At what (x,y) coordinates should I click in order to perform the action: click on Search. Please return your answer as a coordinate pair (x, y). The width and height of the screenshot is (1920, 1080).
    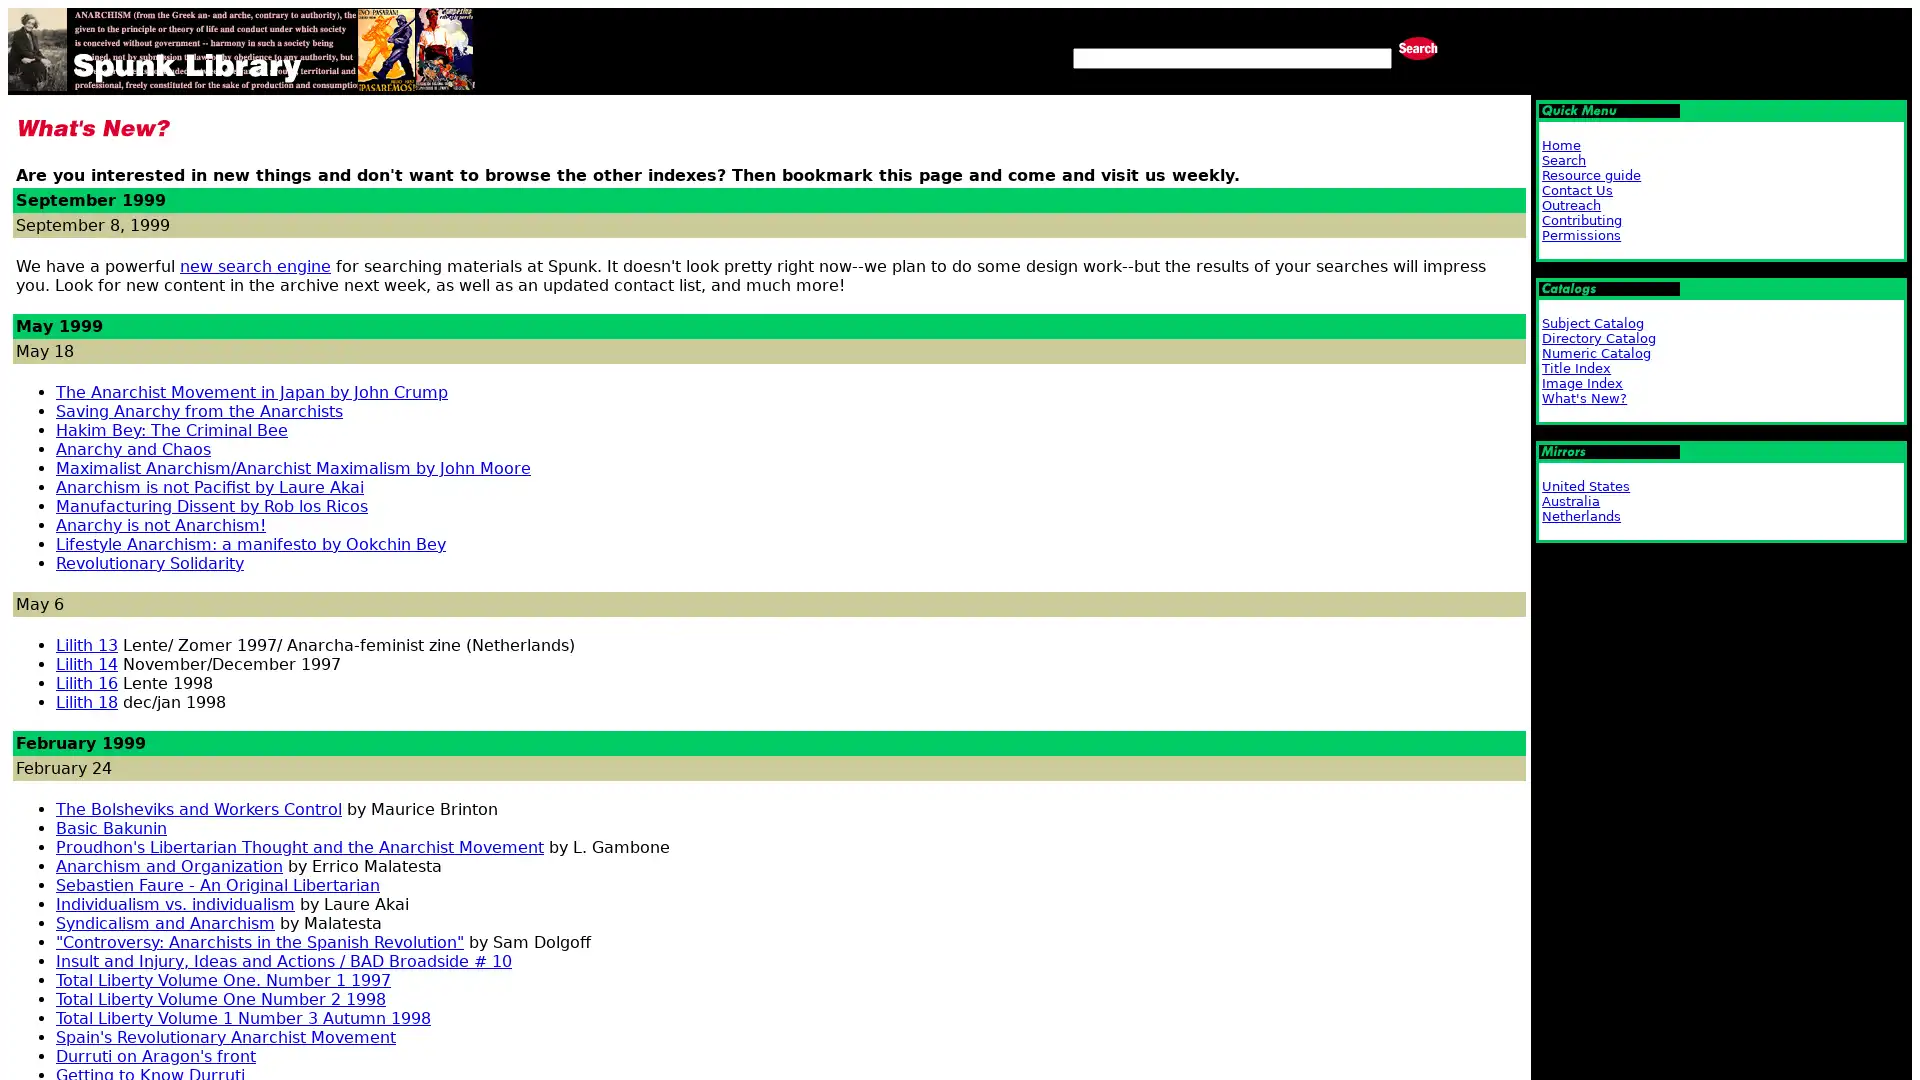
    Looking at the image, I should click on (1416, 47).